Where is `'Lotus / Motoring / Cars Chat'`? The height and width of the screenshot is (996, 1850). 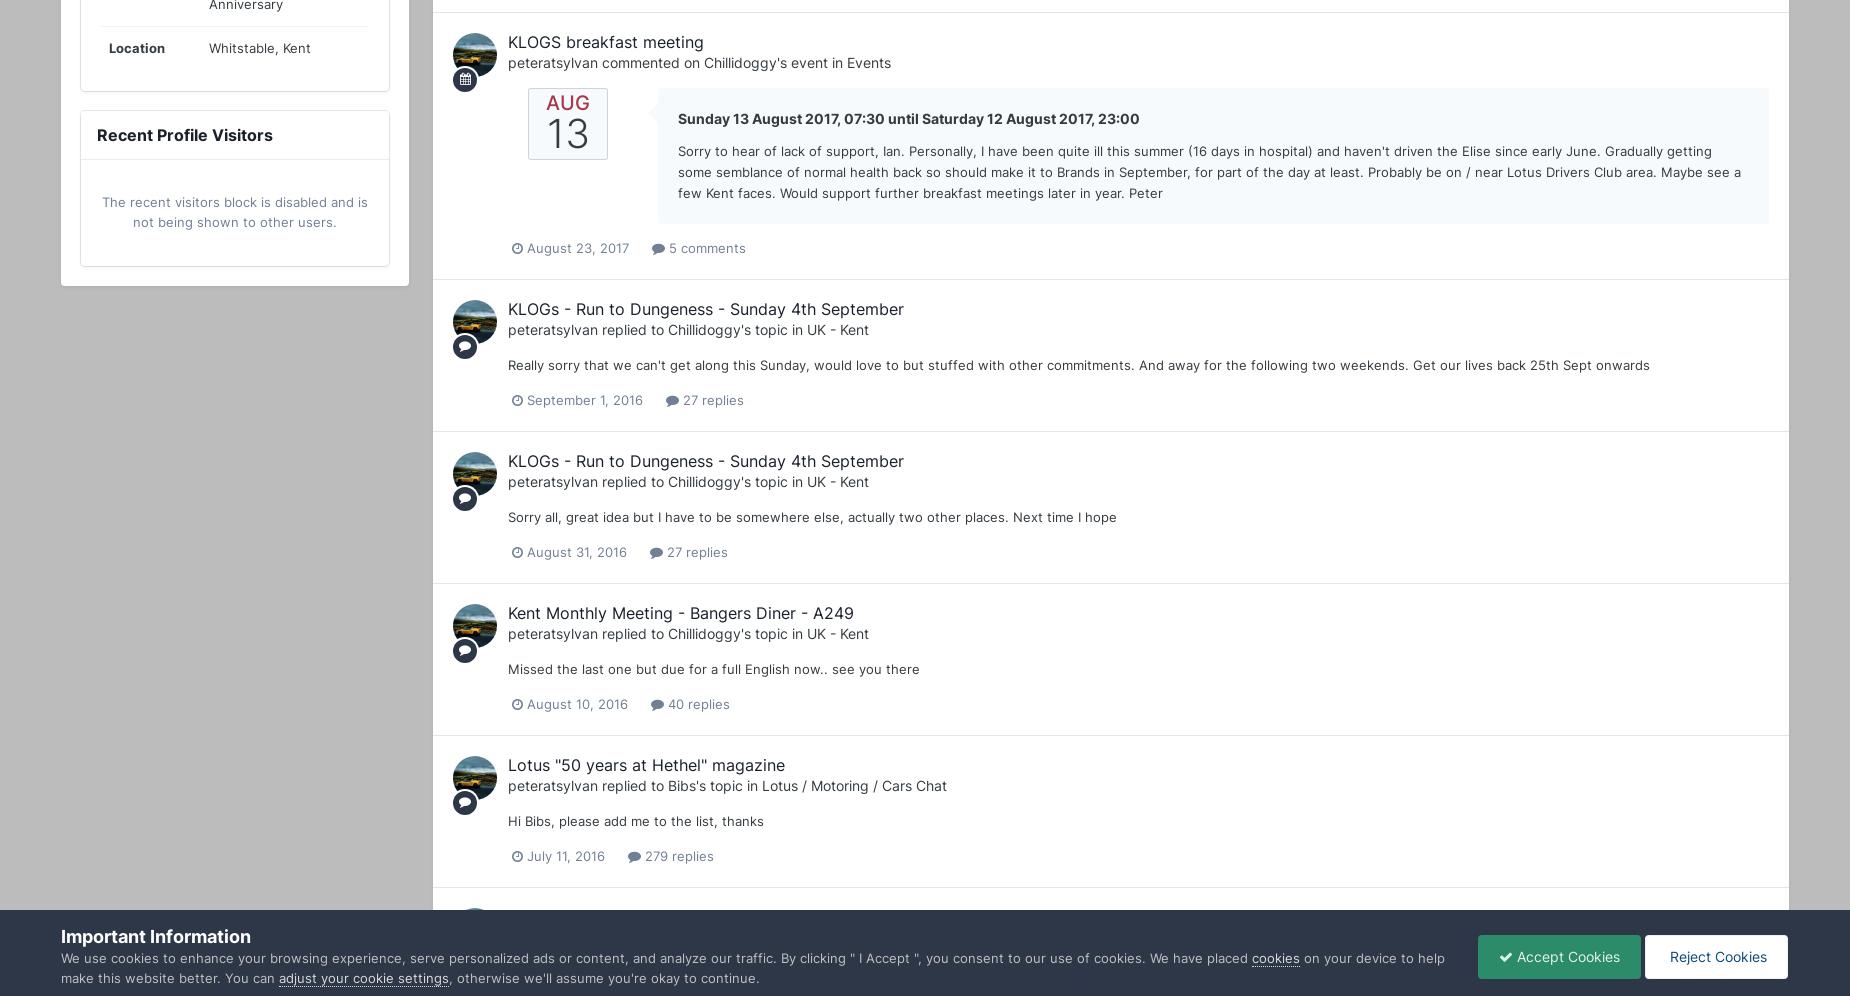 'Lotus / Motoring / Cars Chat' is located at coordinates (854, 785).